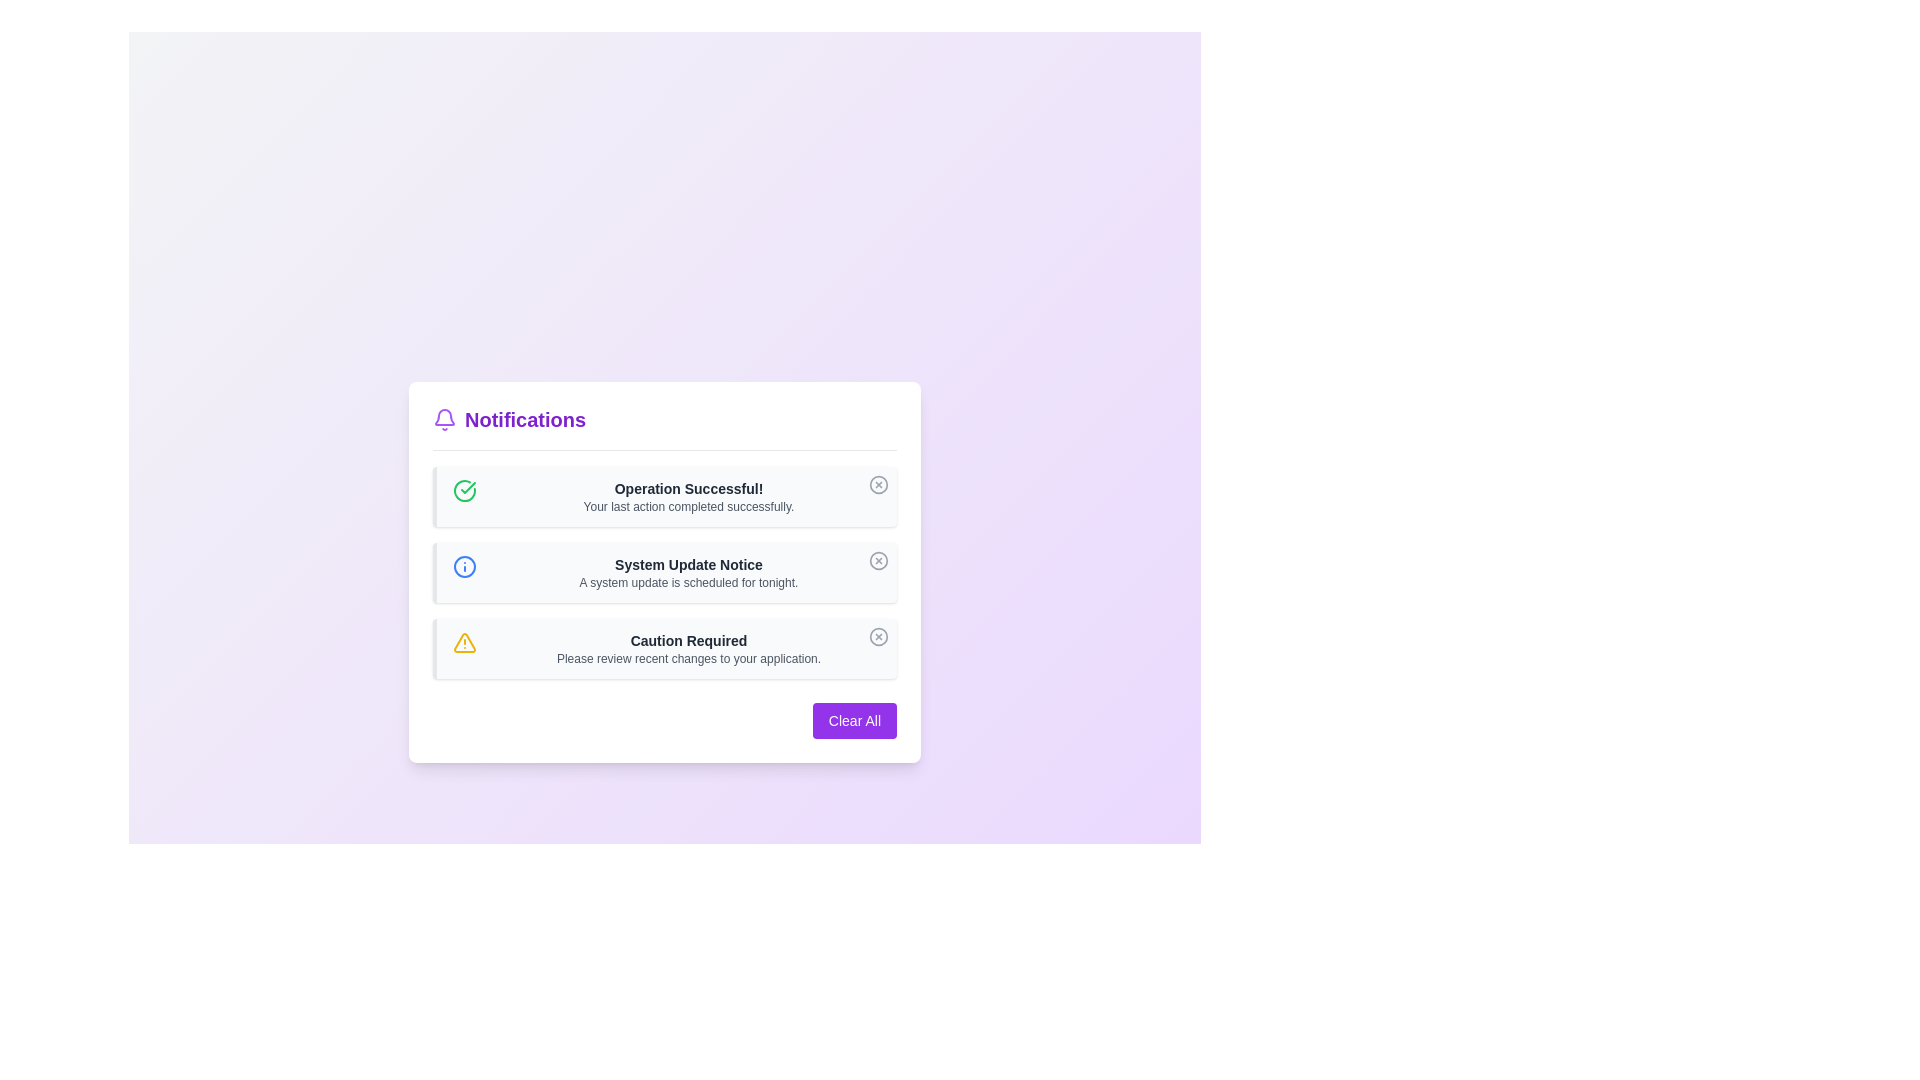 The height and width of the screenshot is (1080, 1920). What do you see at coordinates (689, 488) in the screenshot?
I see `success message from the bold text label located at the top-left section of the notification area` at bounding box center [689, 488].